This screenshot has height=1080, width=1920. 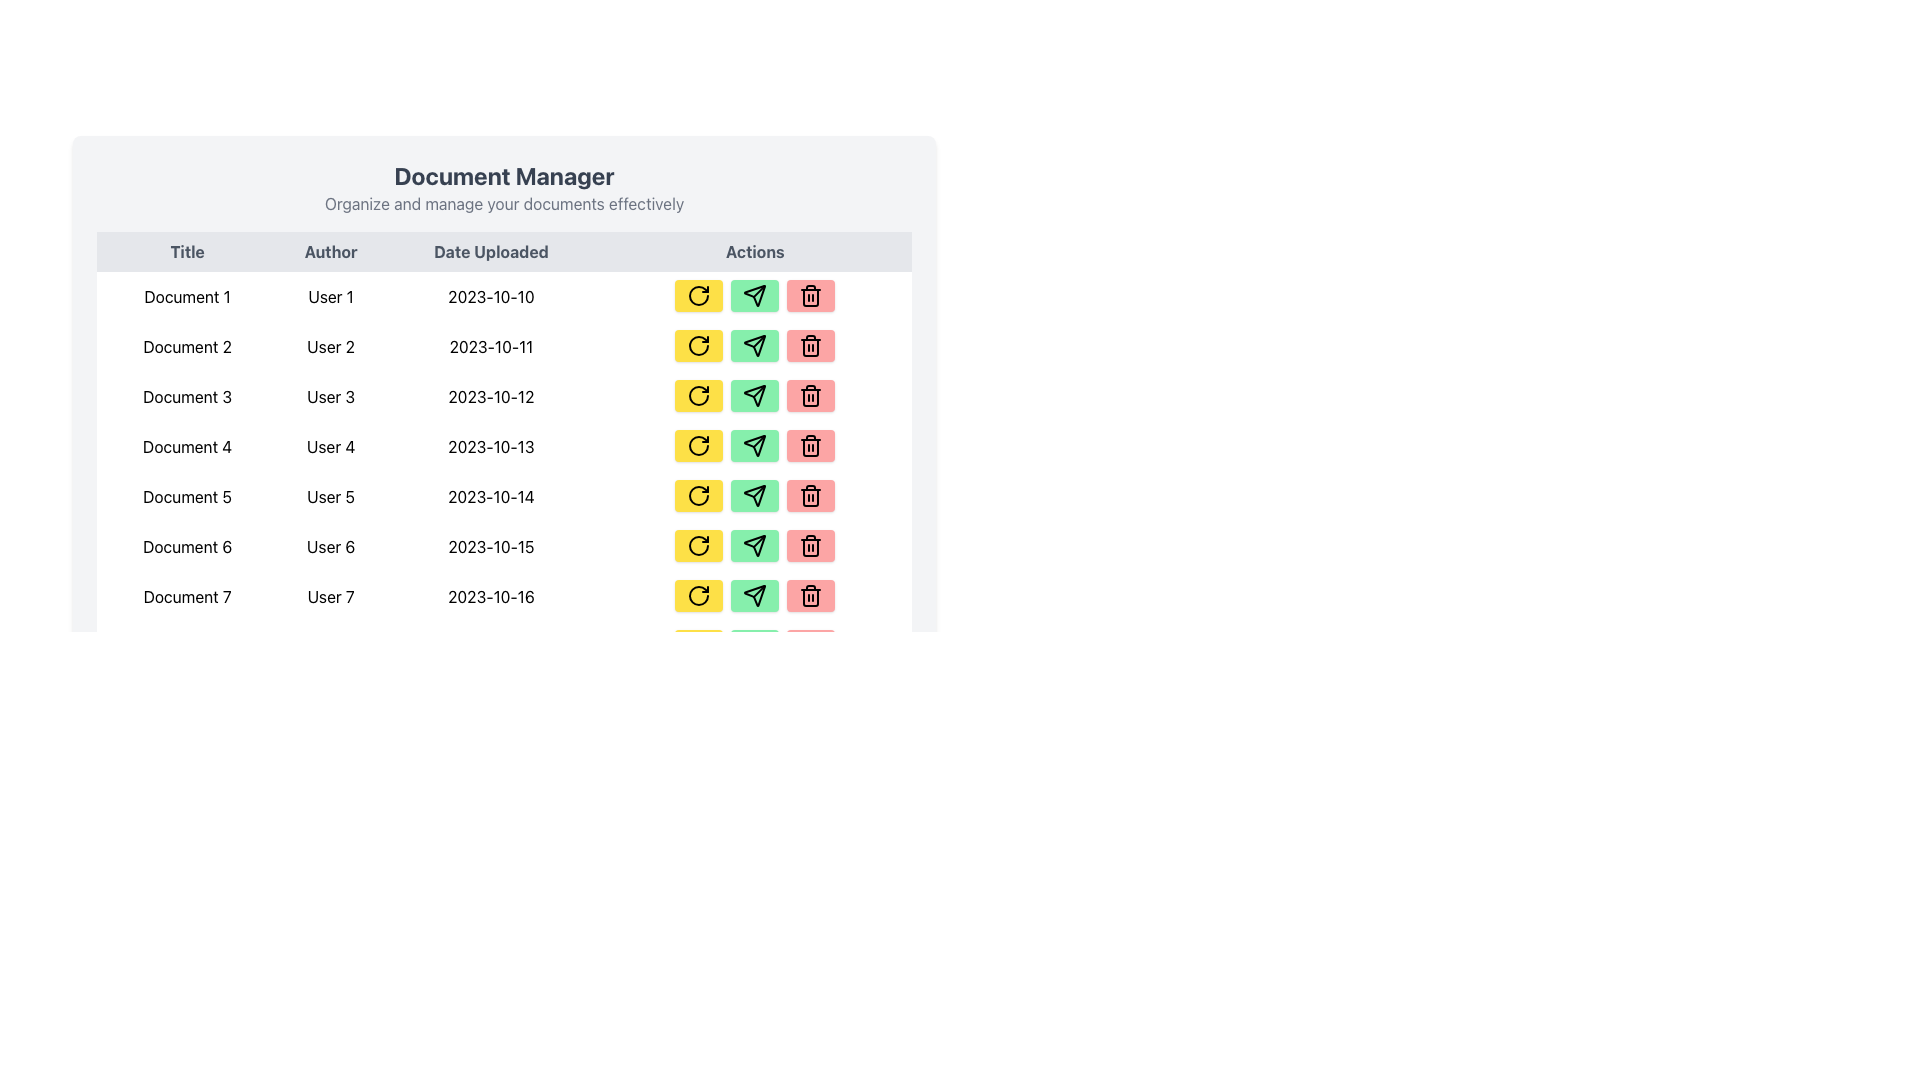 What do you see at coordinates (754, 345) in the screenshot?
I see `the button that initiates a send or submit action for the document associated with its row in the table, located between a yellow refresh button and a red delete button, aligned with the second document entry` at bounding box center [754, 345].